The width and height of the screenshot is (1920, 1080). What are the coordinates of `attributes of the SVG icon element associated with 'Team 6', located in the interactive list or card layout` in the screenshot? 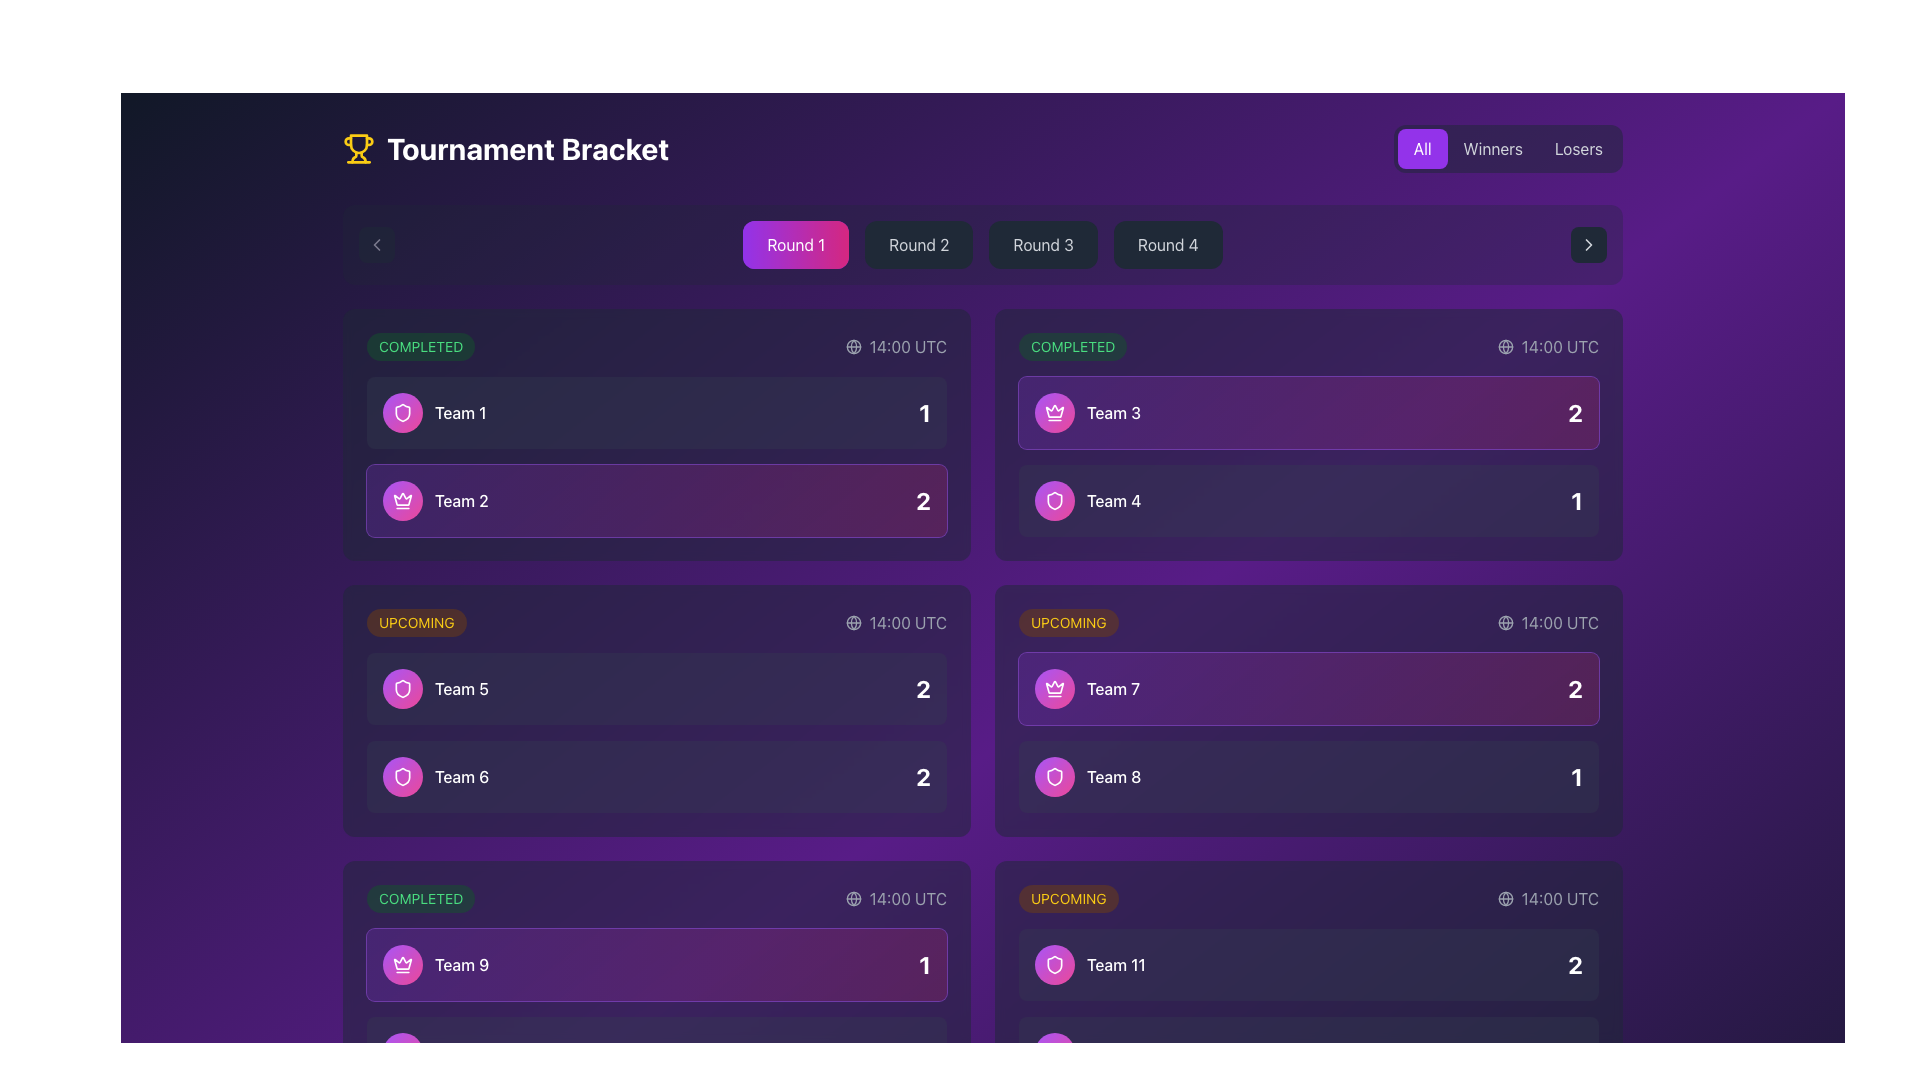 It's located at (402, 775).